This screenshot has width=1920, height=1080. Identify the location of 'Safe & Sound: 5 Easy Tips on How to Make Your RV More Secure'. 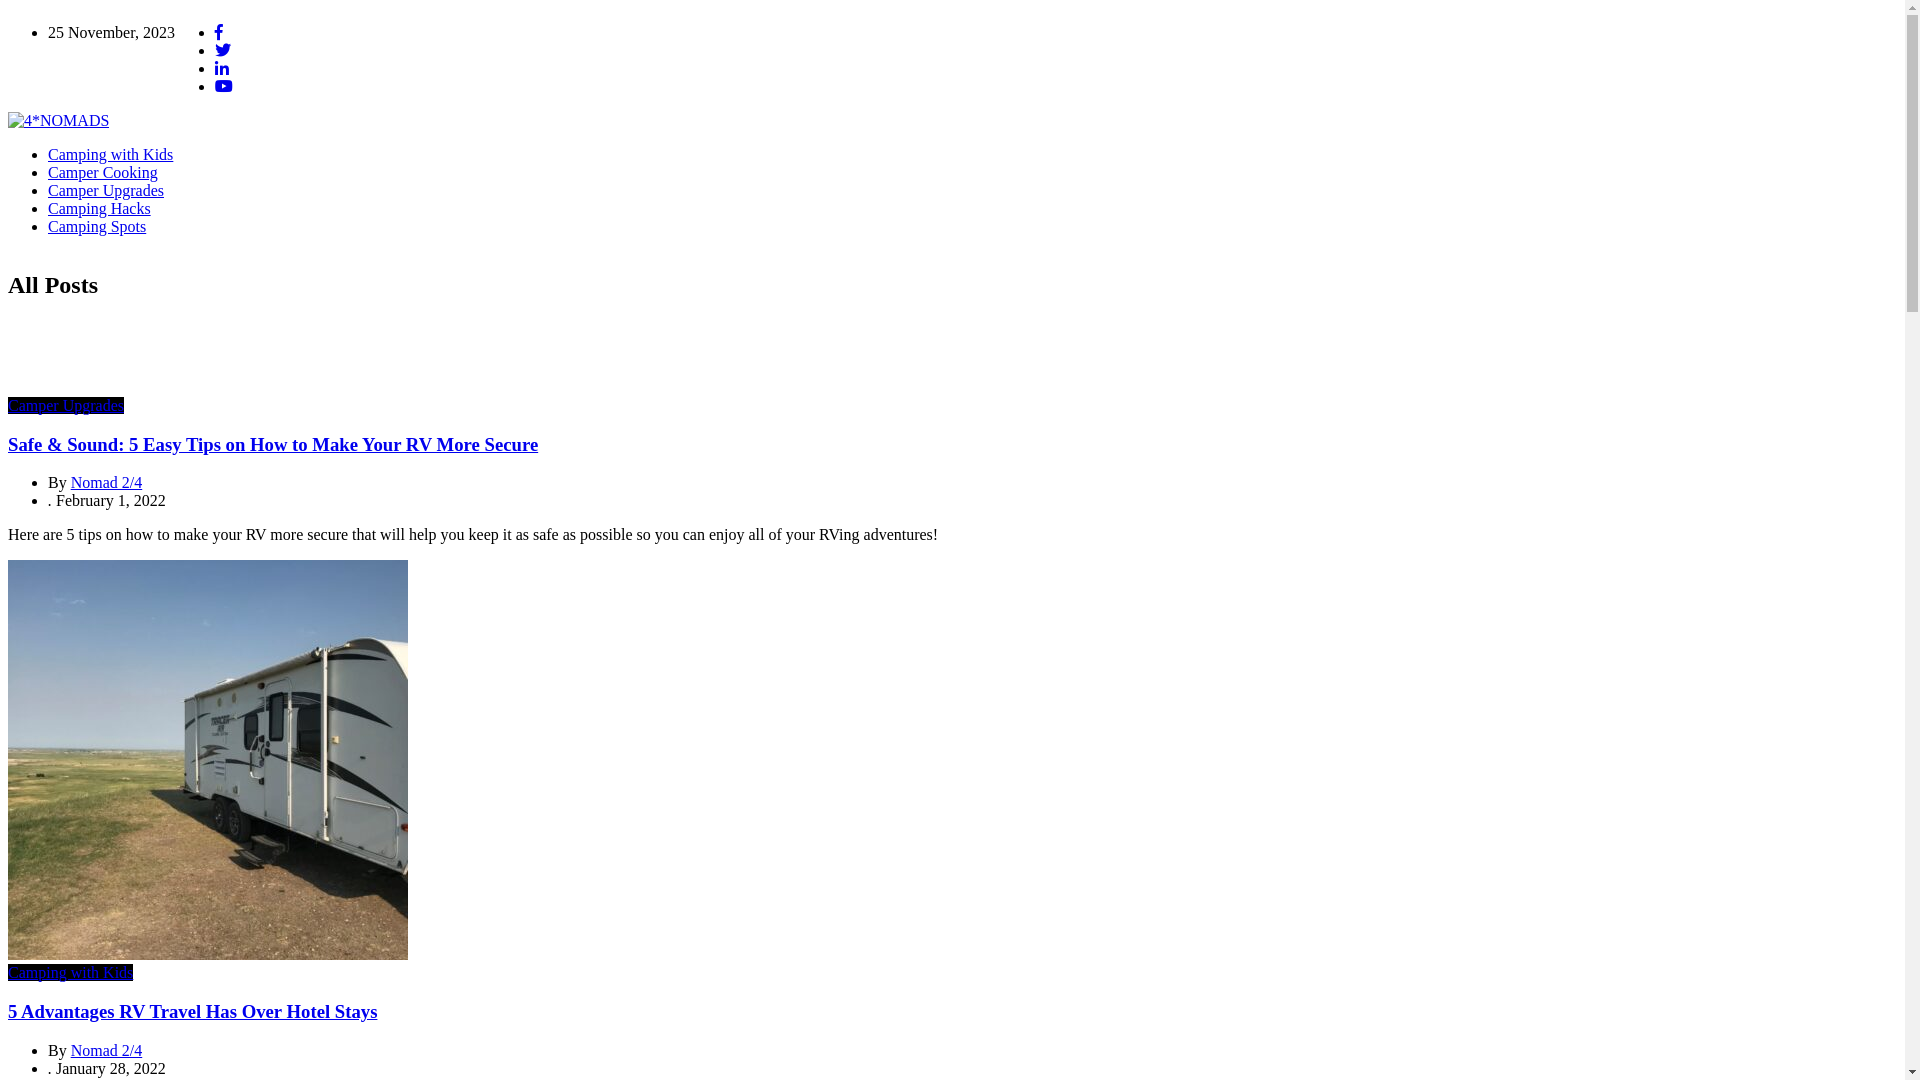
(272, 443).